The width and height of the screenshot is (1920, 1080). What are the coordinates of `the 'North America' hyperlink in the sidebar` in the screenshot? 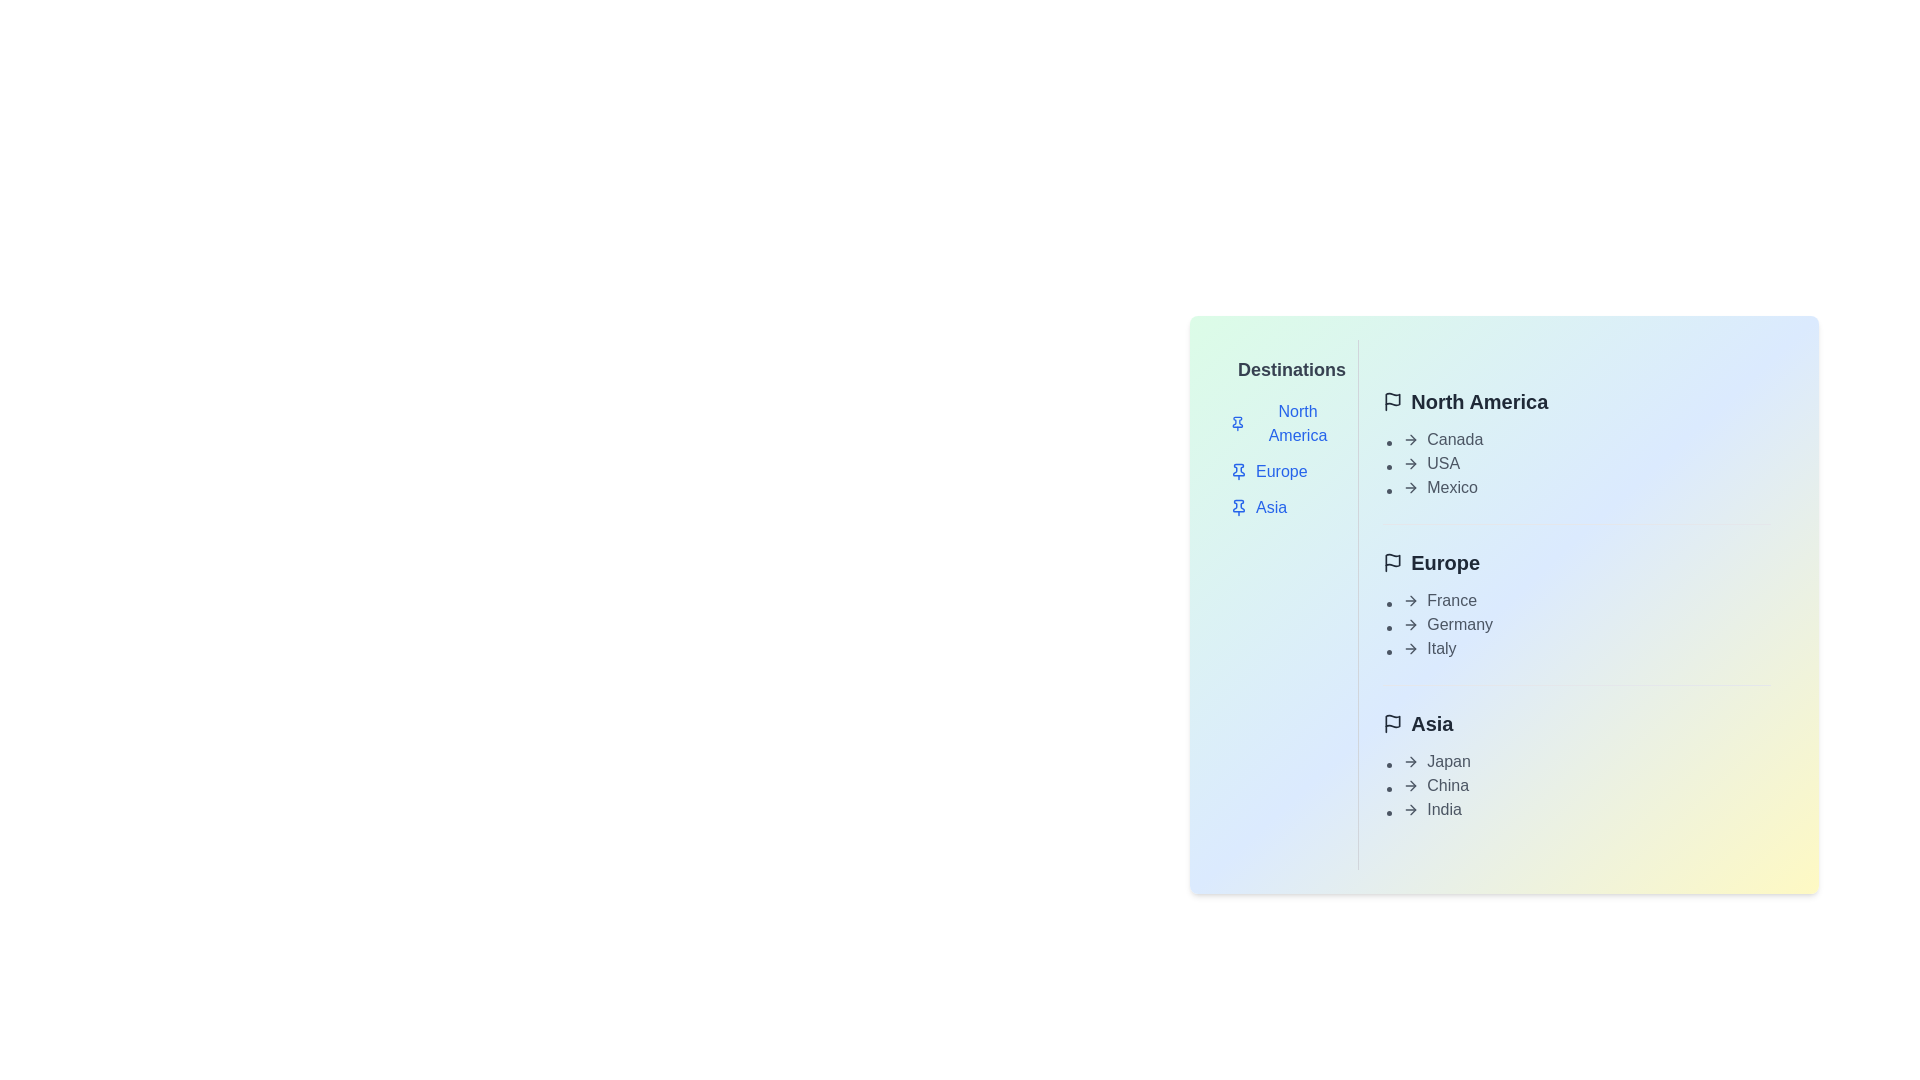 It's located at (1286, 423).